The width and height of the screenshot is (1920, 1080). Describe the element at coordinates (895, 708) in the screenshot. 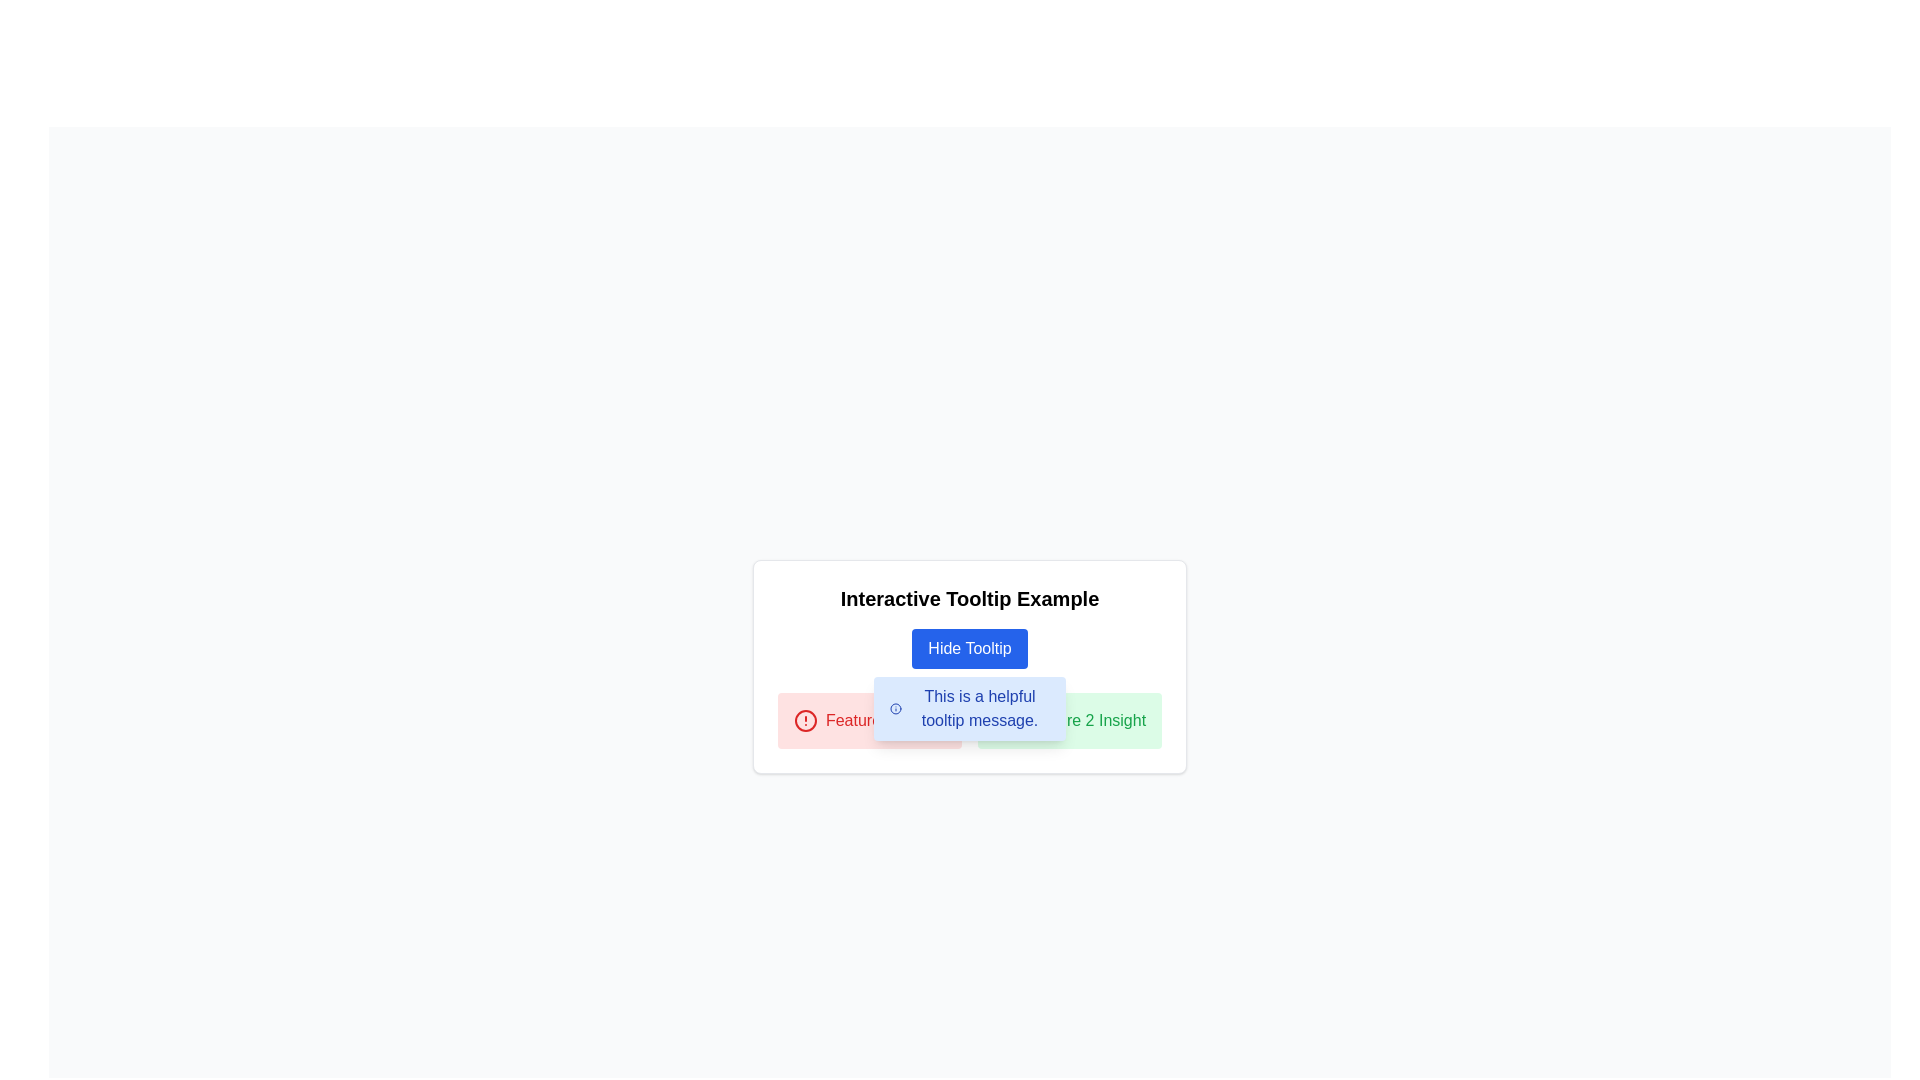

I see `the circular information icon with a bold outline and an exclamation-like stroke inside` at that location.